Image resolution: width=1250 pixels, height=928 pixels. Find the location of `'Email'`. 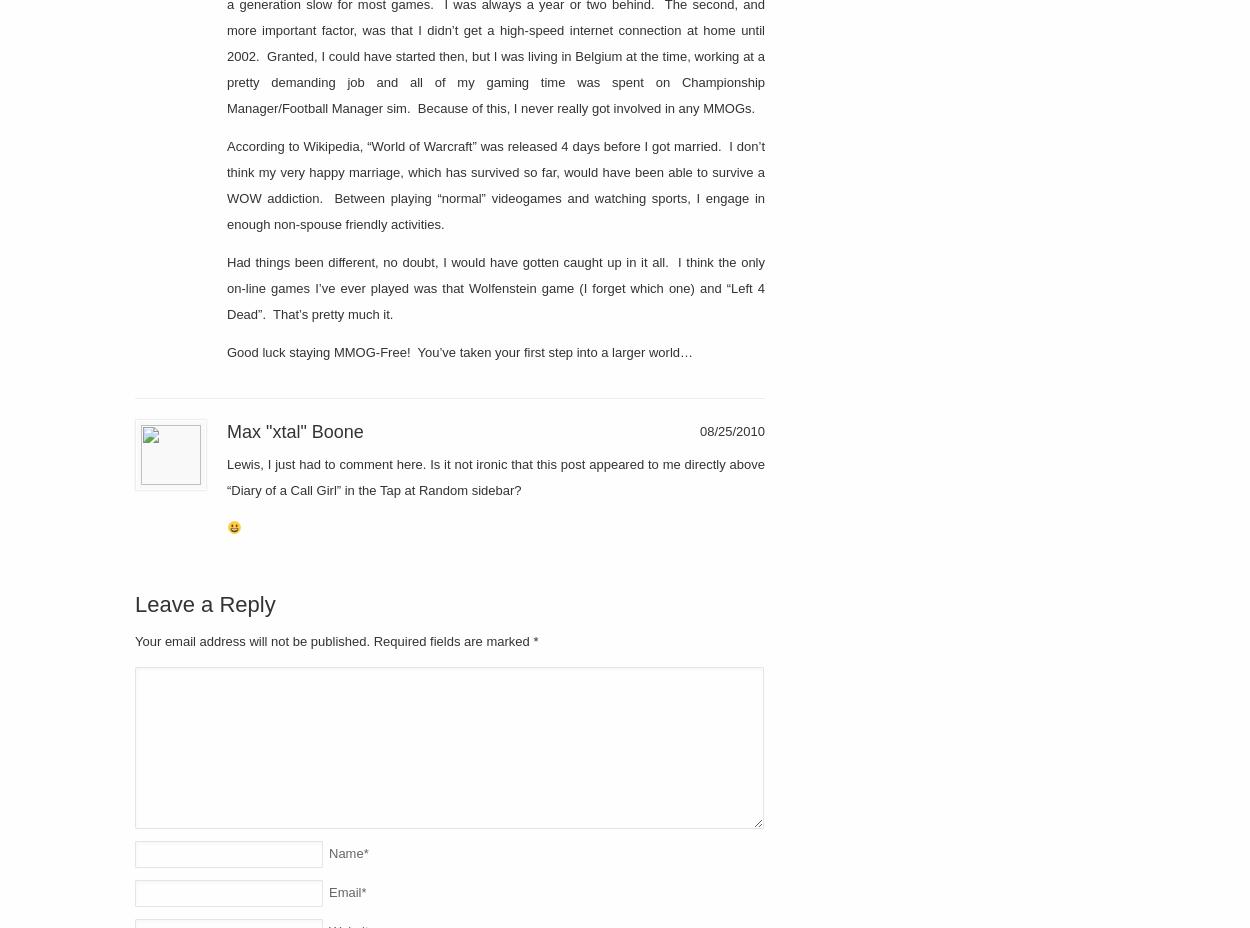

'Email' is located at coordinates (344, 892).